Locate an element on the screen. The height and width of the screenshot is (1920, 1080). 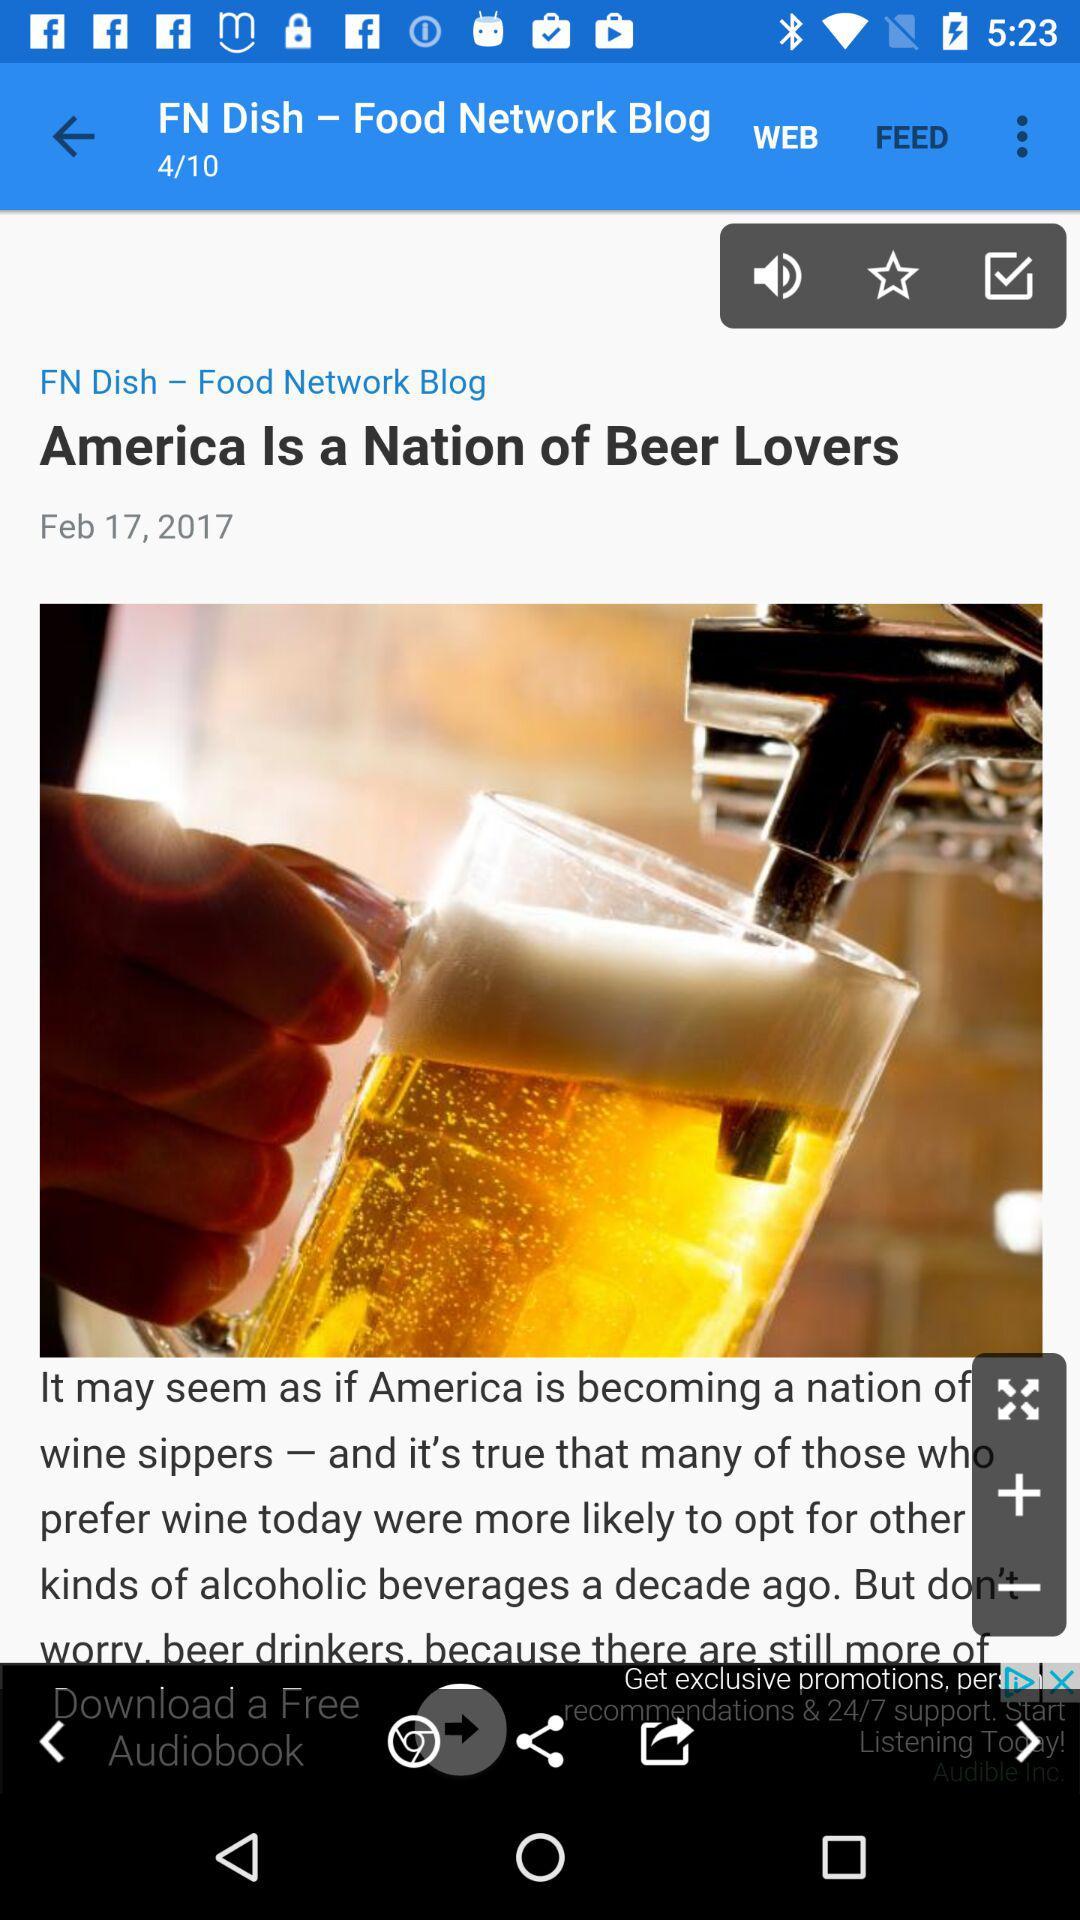
this article is located at coordinates (892, 274).